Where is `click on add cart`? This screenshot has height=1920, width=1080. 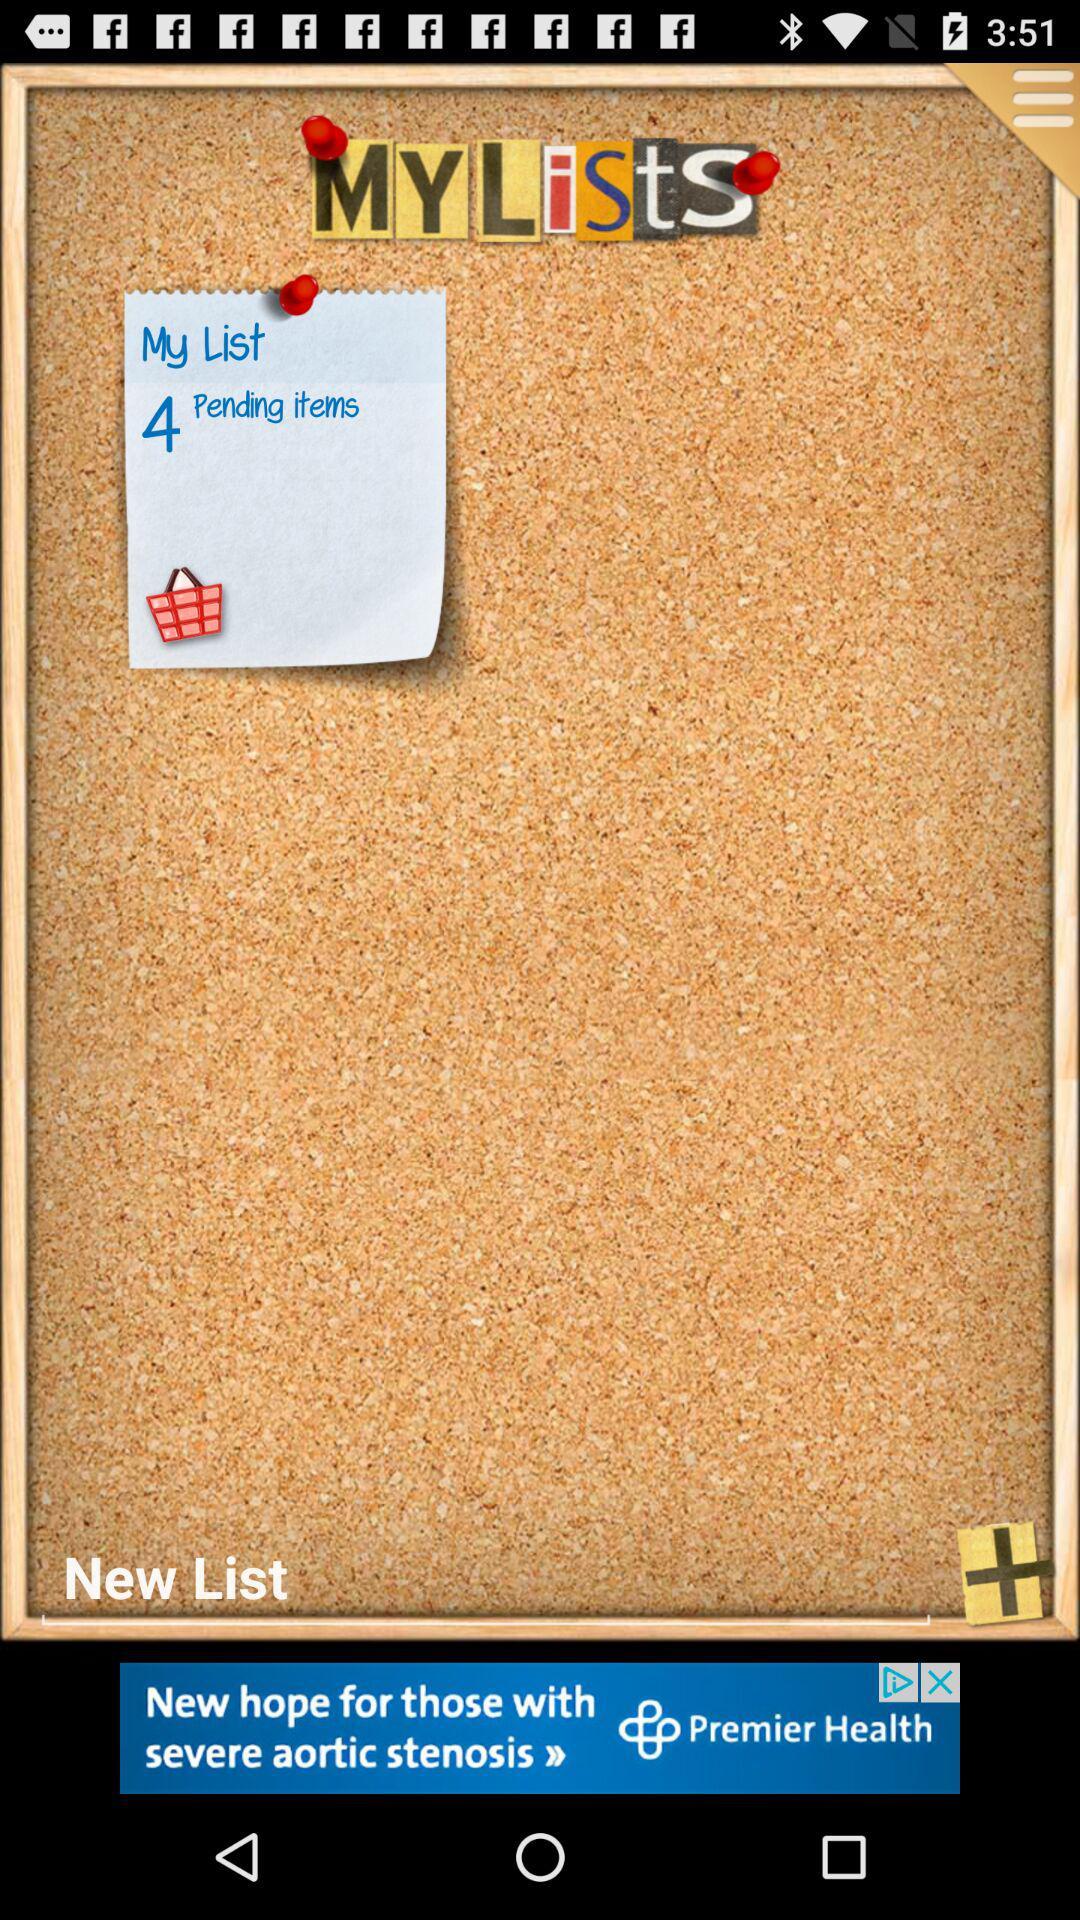 click on add cart is located at coordinates (186, 606).